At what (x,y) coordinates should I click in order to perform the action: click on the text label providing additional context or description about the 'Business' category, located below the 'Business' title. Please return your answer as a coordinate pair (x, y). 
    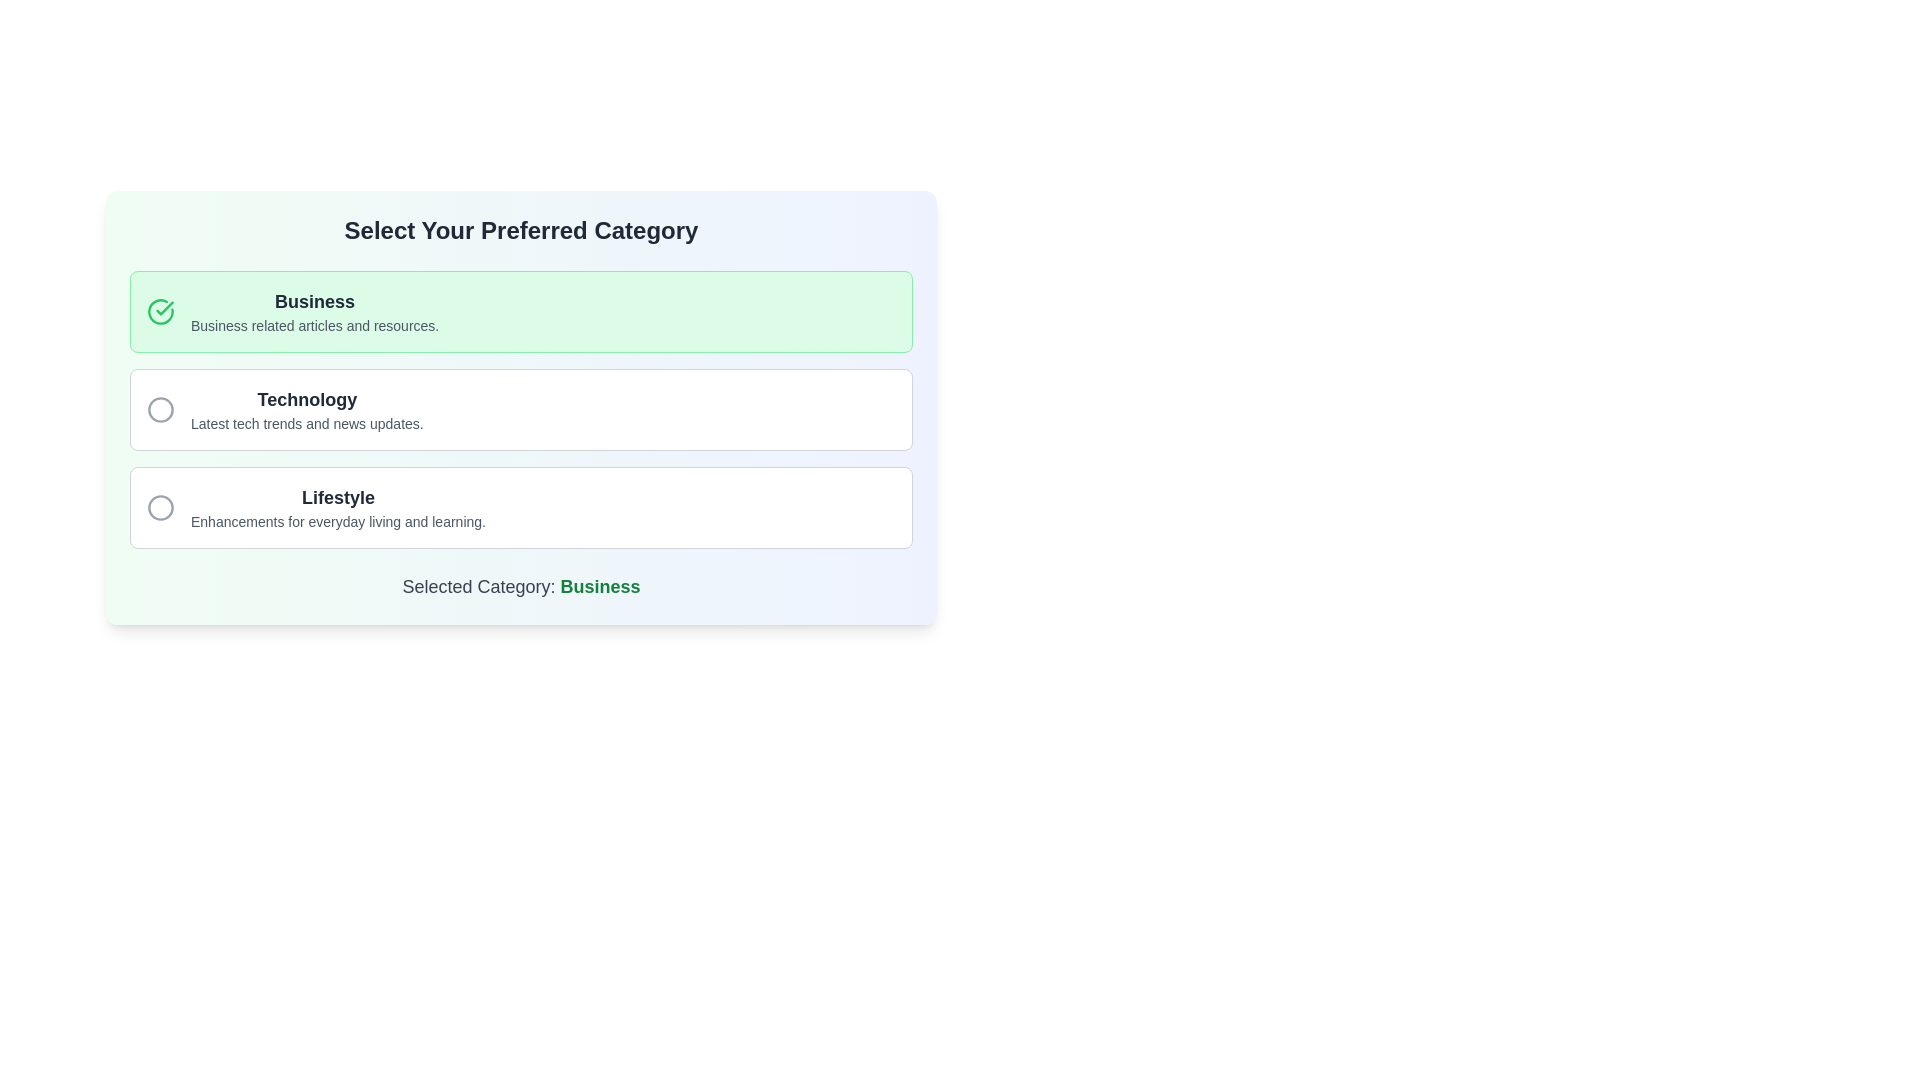
    Looking at the image, I should click on (314, 325).